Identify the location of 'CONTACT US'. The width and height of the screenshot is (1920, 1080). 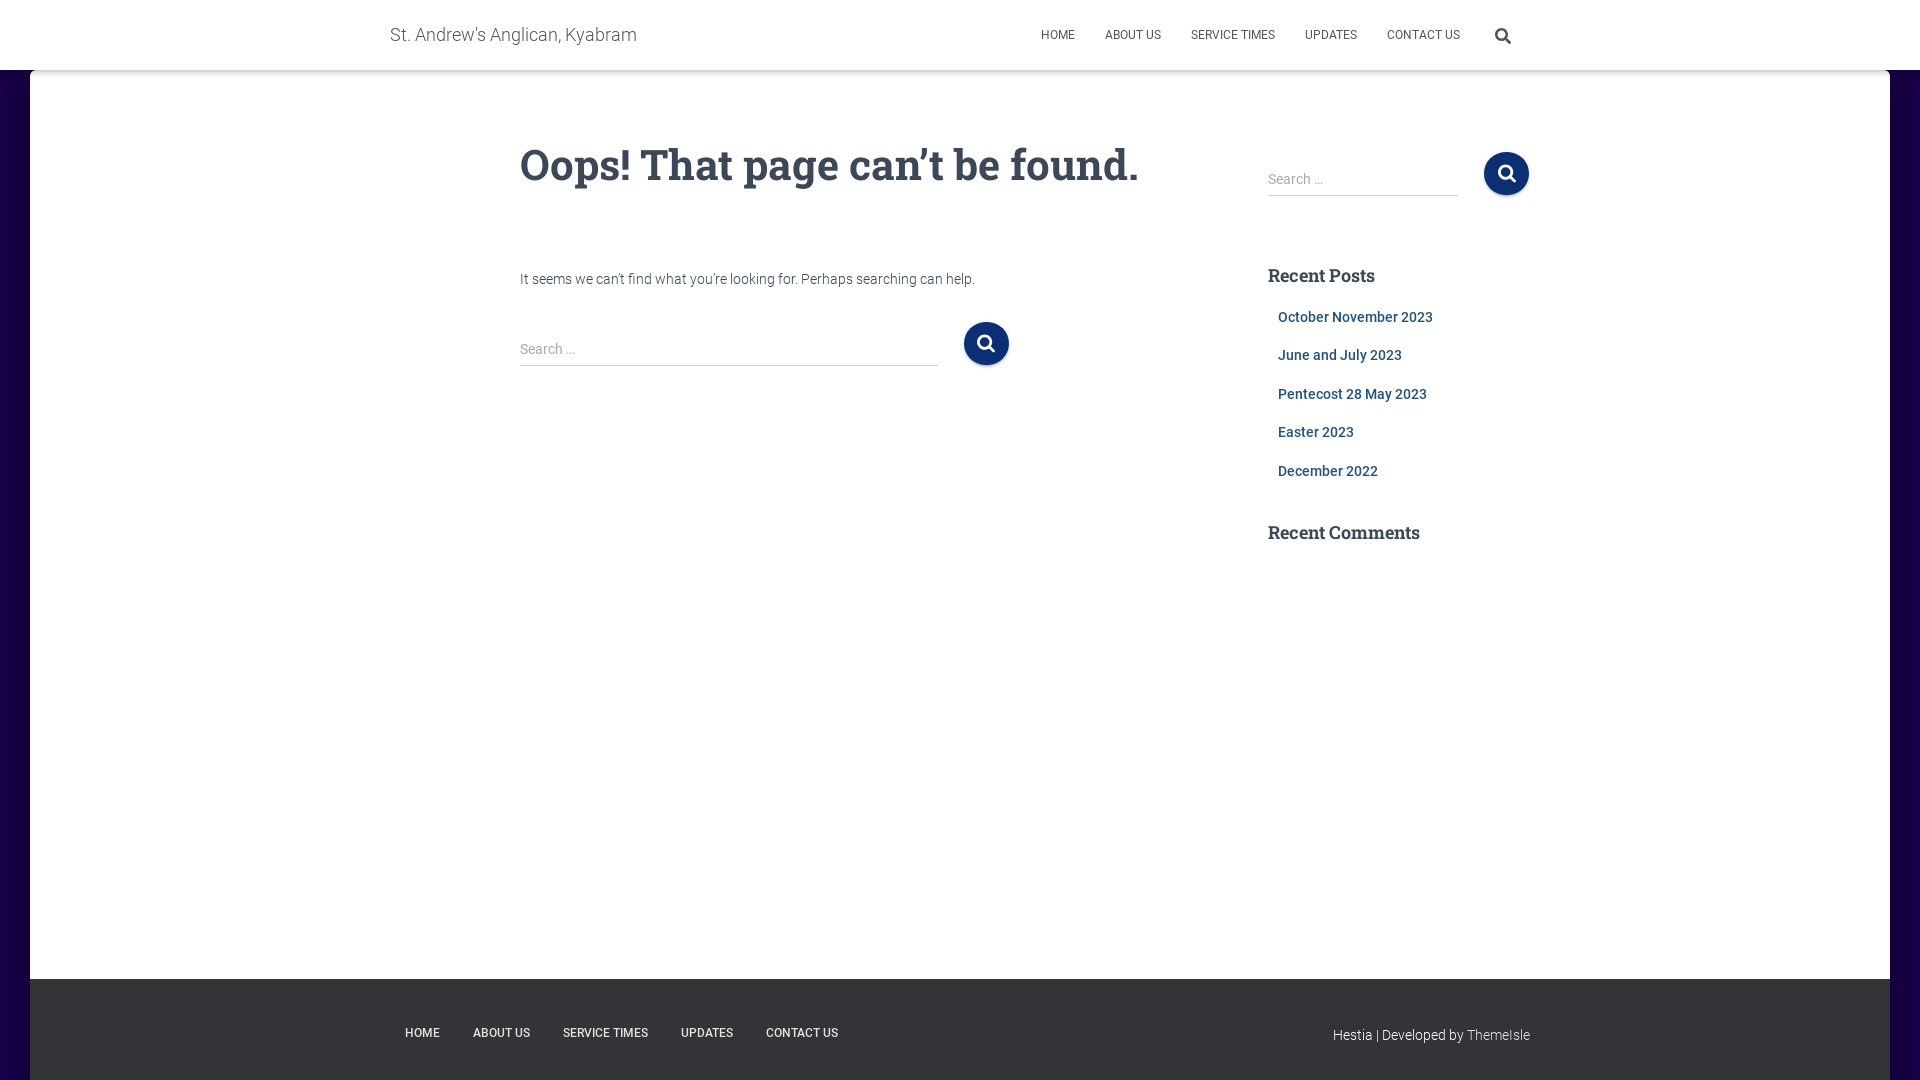
(801, 1033).